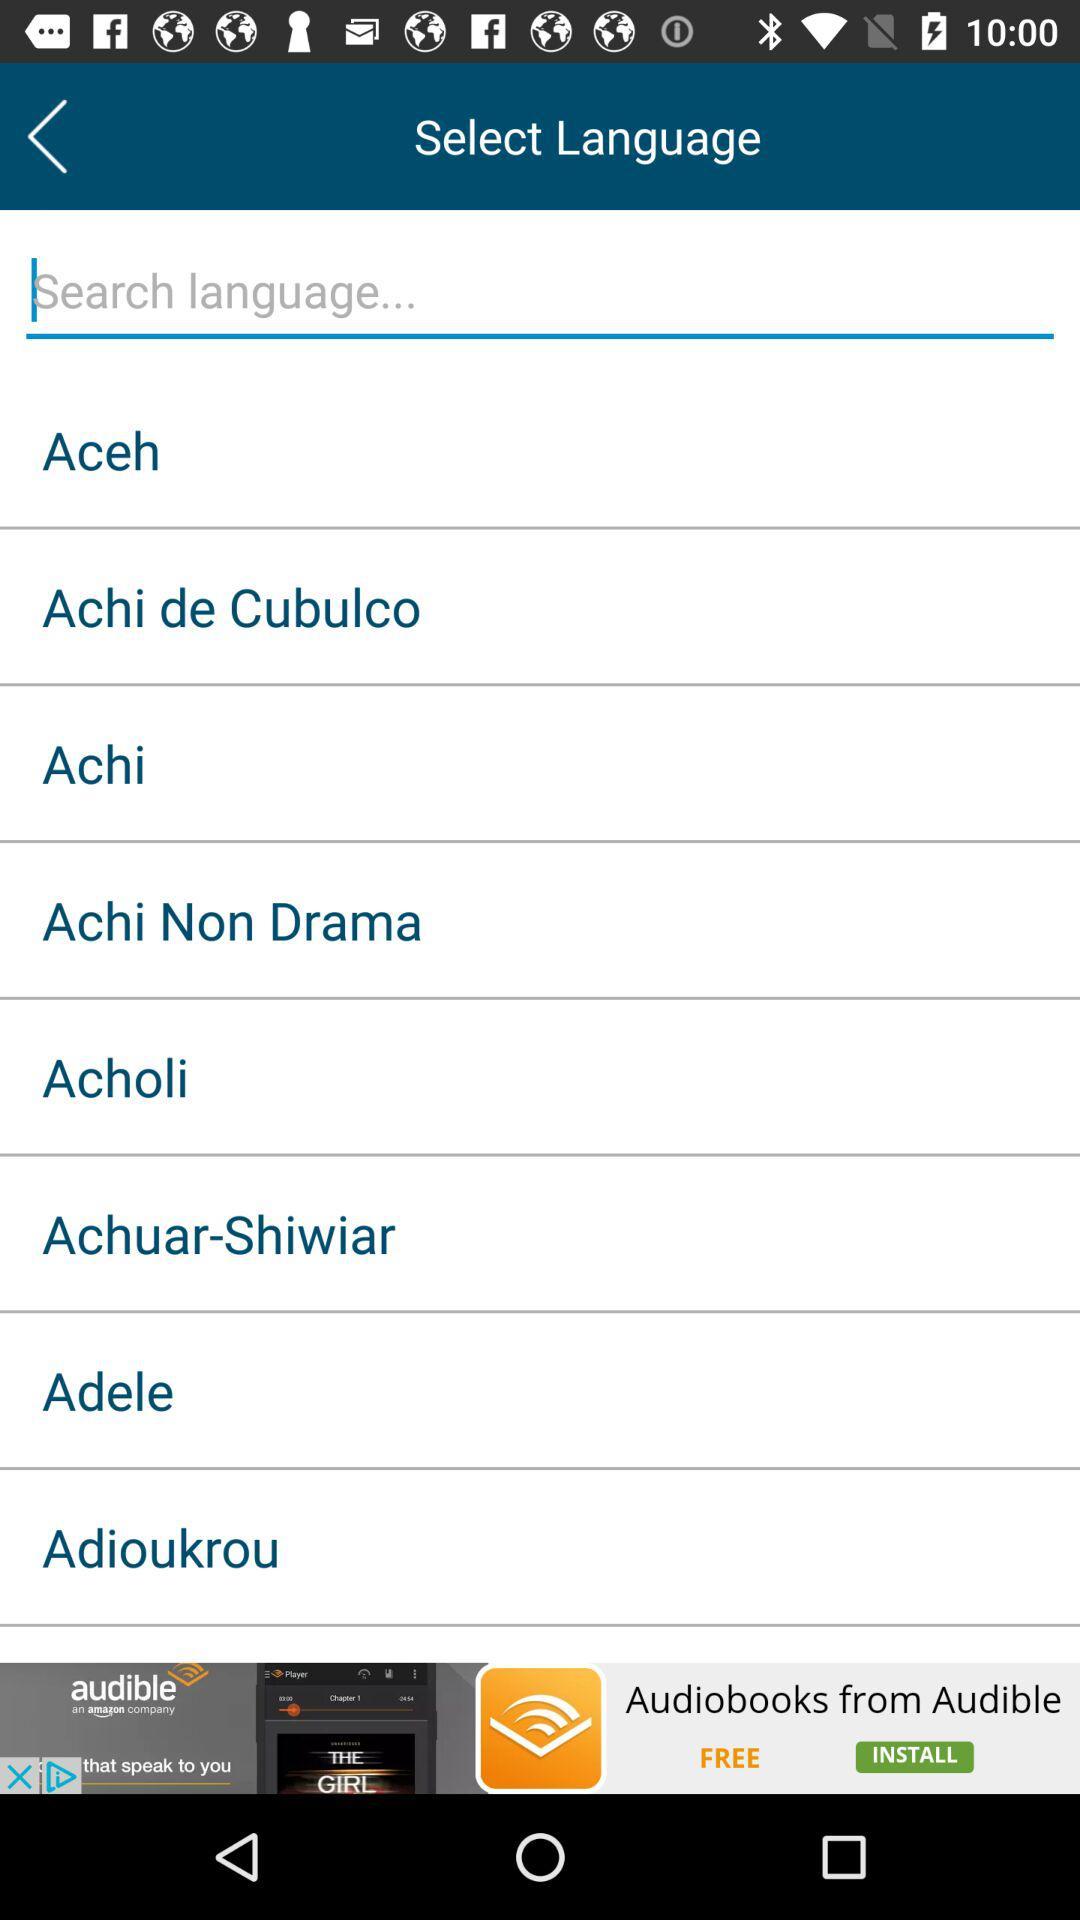  What do you see at coordinates (540, 290) in the screenshot?
I see `language bar` at bounding box center [540, 290].